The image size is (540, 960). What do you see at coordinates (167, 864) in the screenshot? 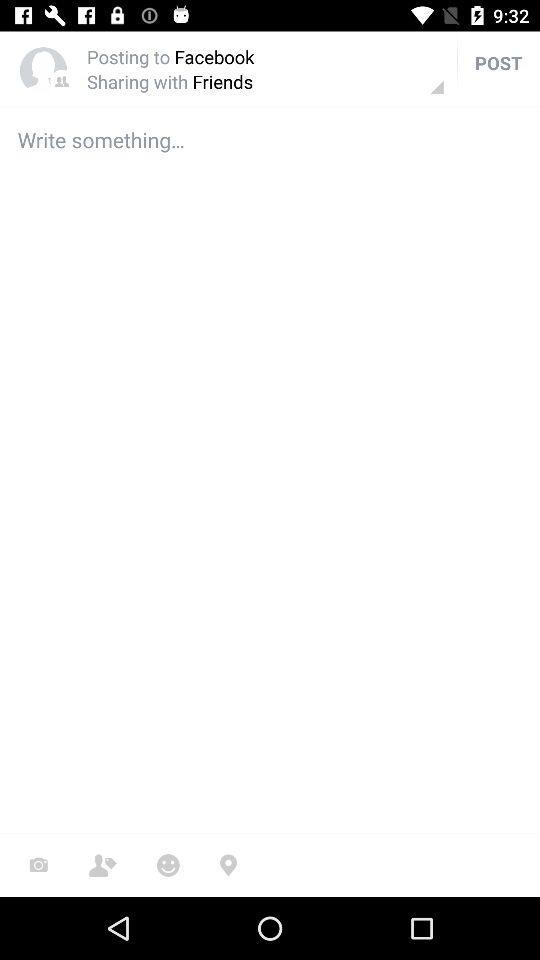
I see `the emoji icon` at bounding box center [167, 864].